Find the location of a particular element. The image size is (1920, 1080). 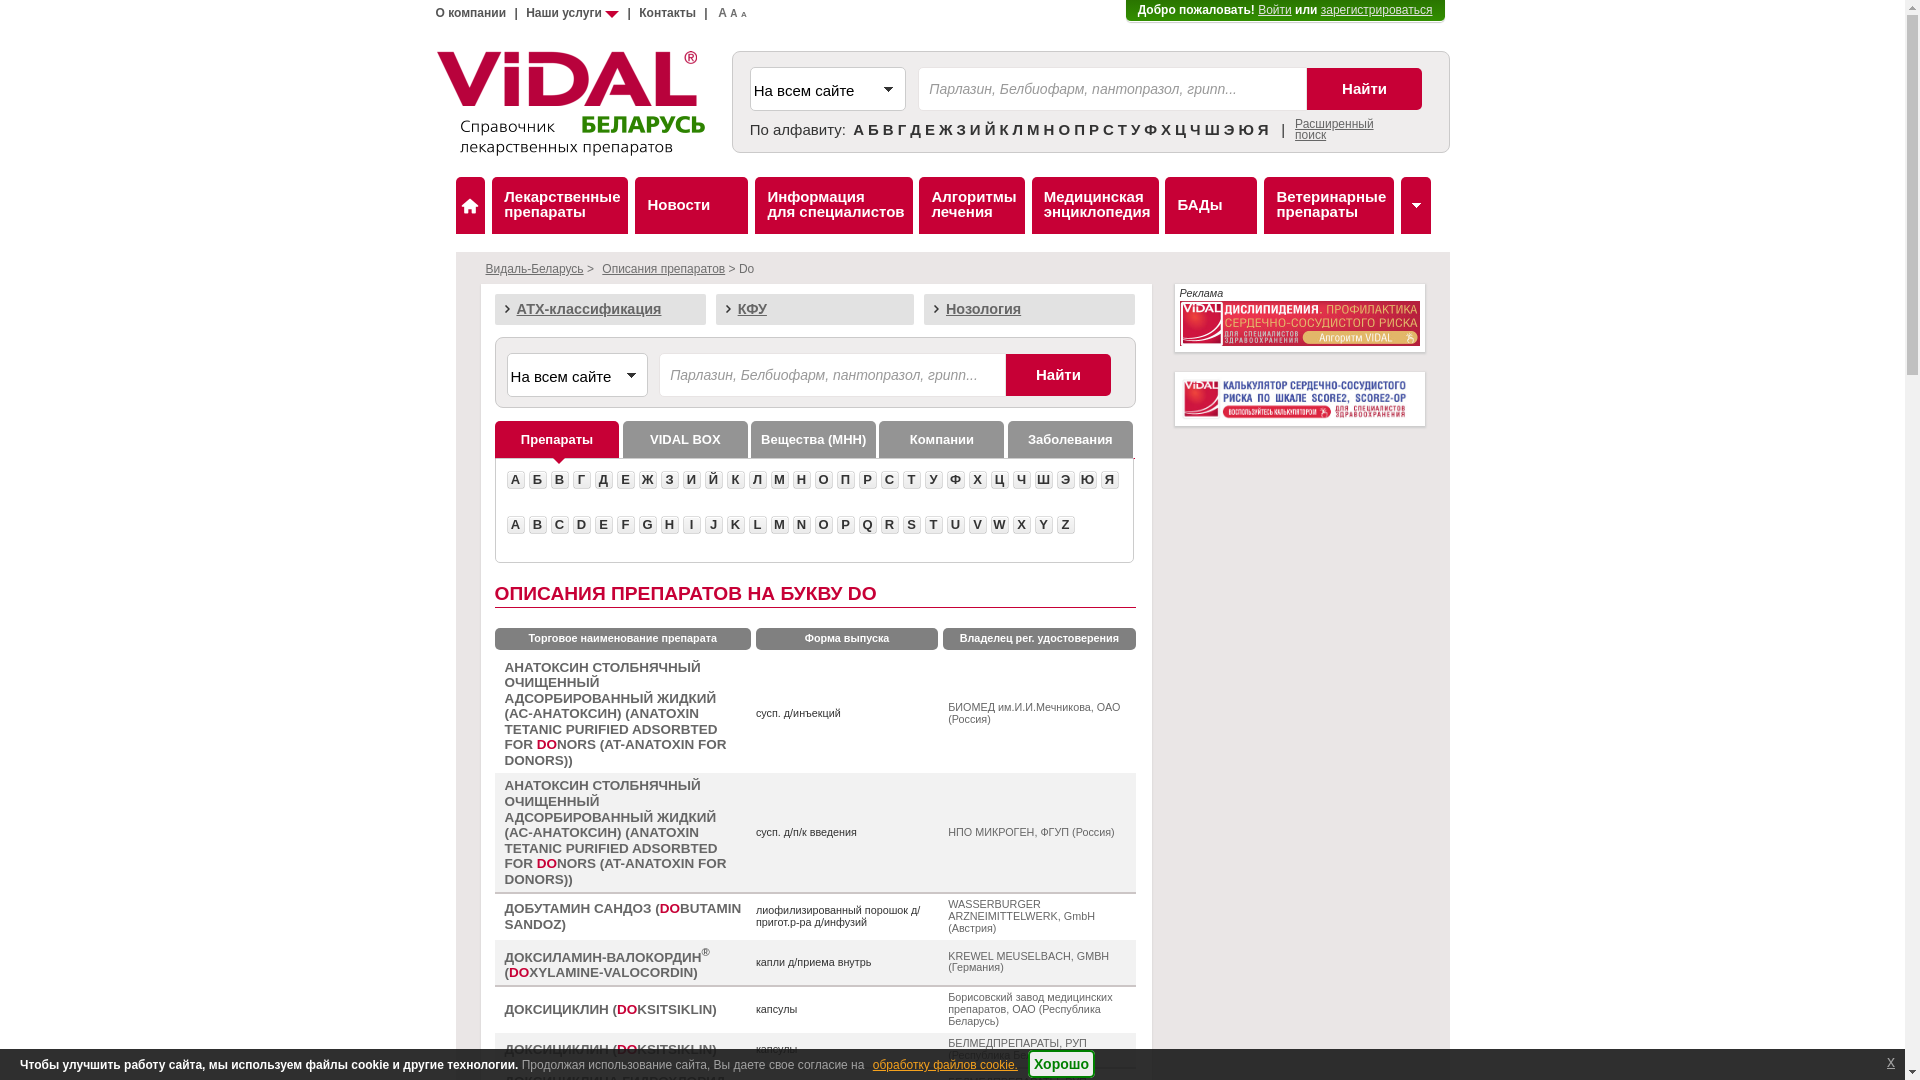

'X' is located at coordinates (1021, 523).